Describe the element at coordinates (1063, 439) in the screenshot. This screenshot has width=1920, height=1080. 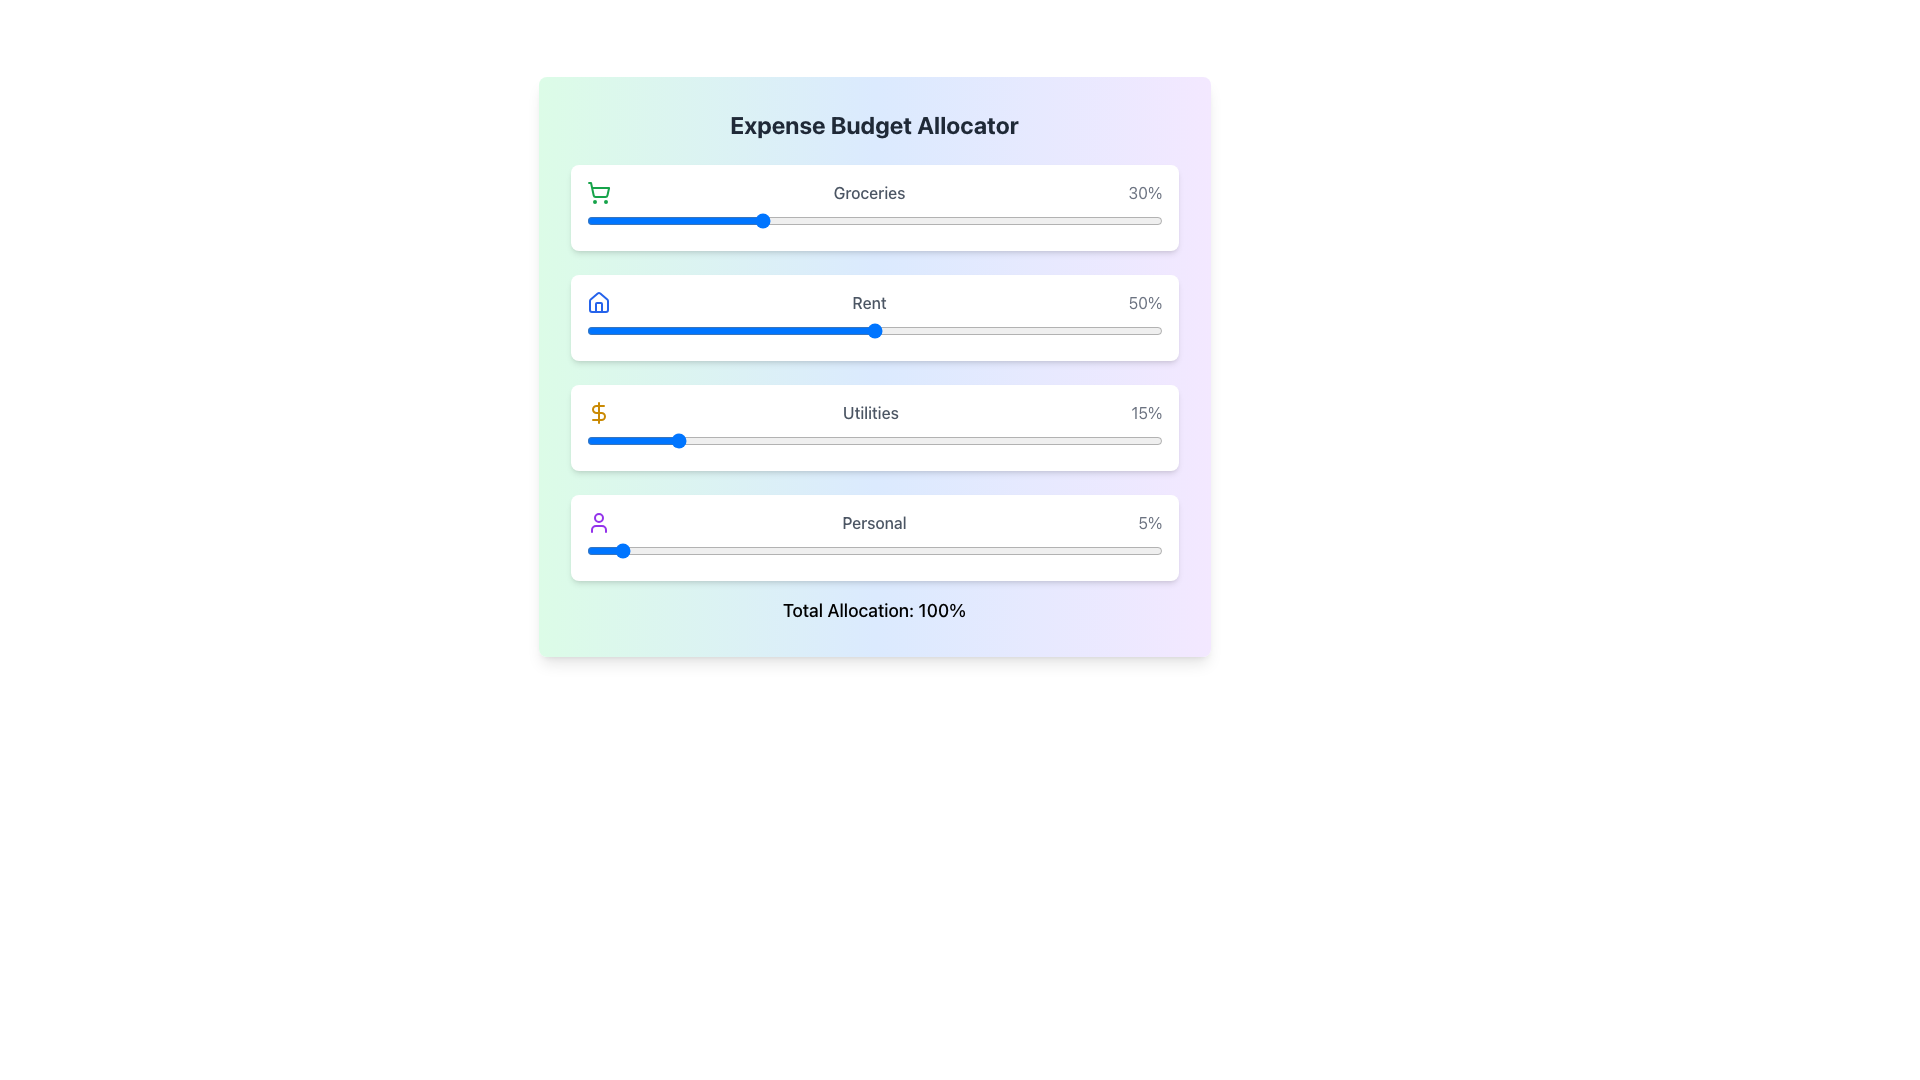
I see `the Utilities slider` at that location.